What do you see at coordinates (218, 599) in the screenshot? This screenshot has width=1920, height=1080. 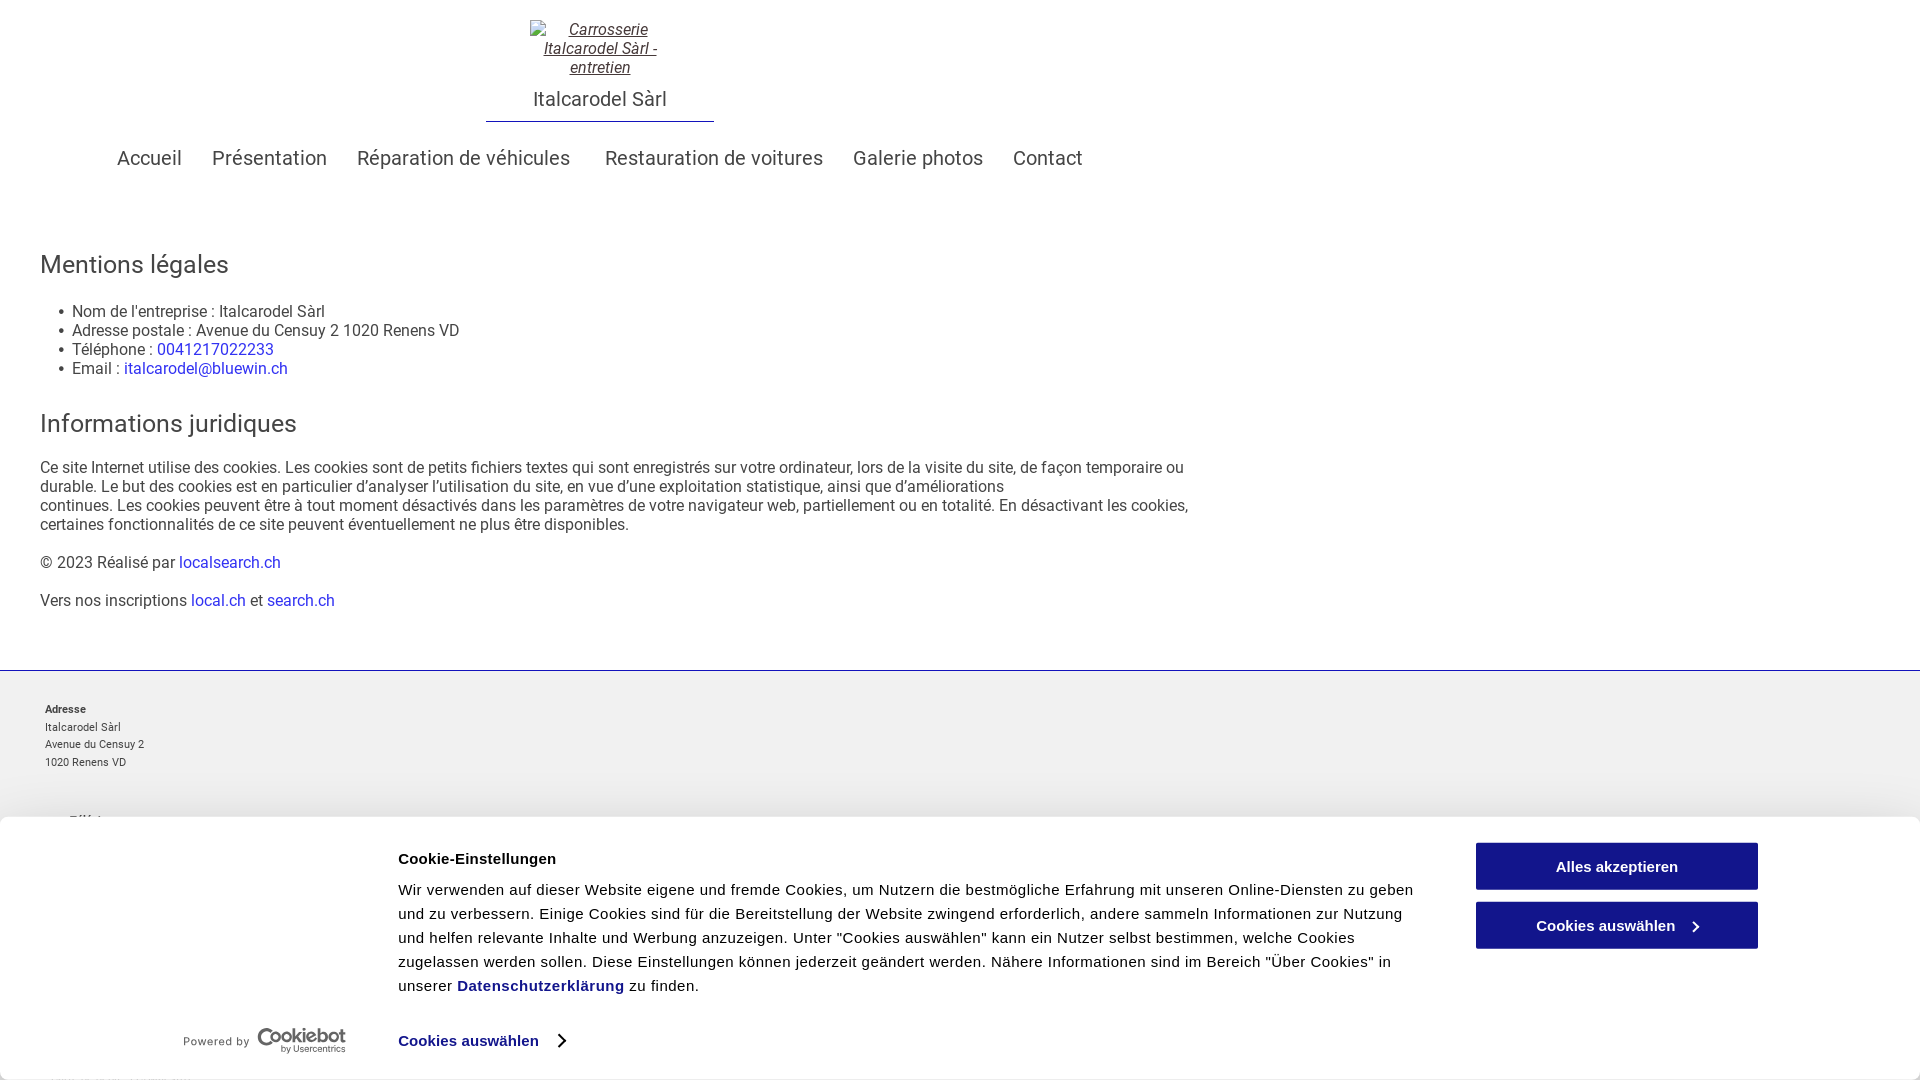 I see `'local.ch'` at bounding box center [218, 599].